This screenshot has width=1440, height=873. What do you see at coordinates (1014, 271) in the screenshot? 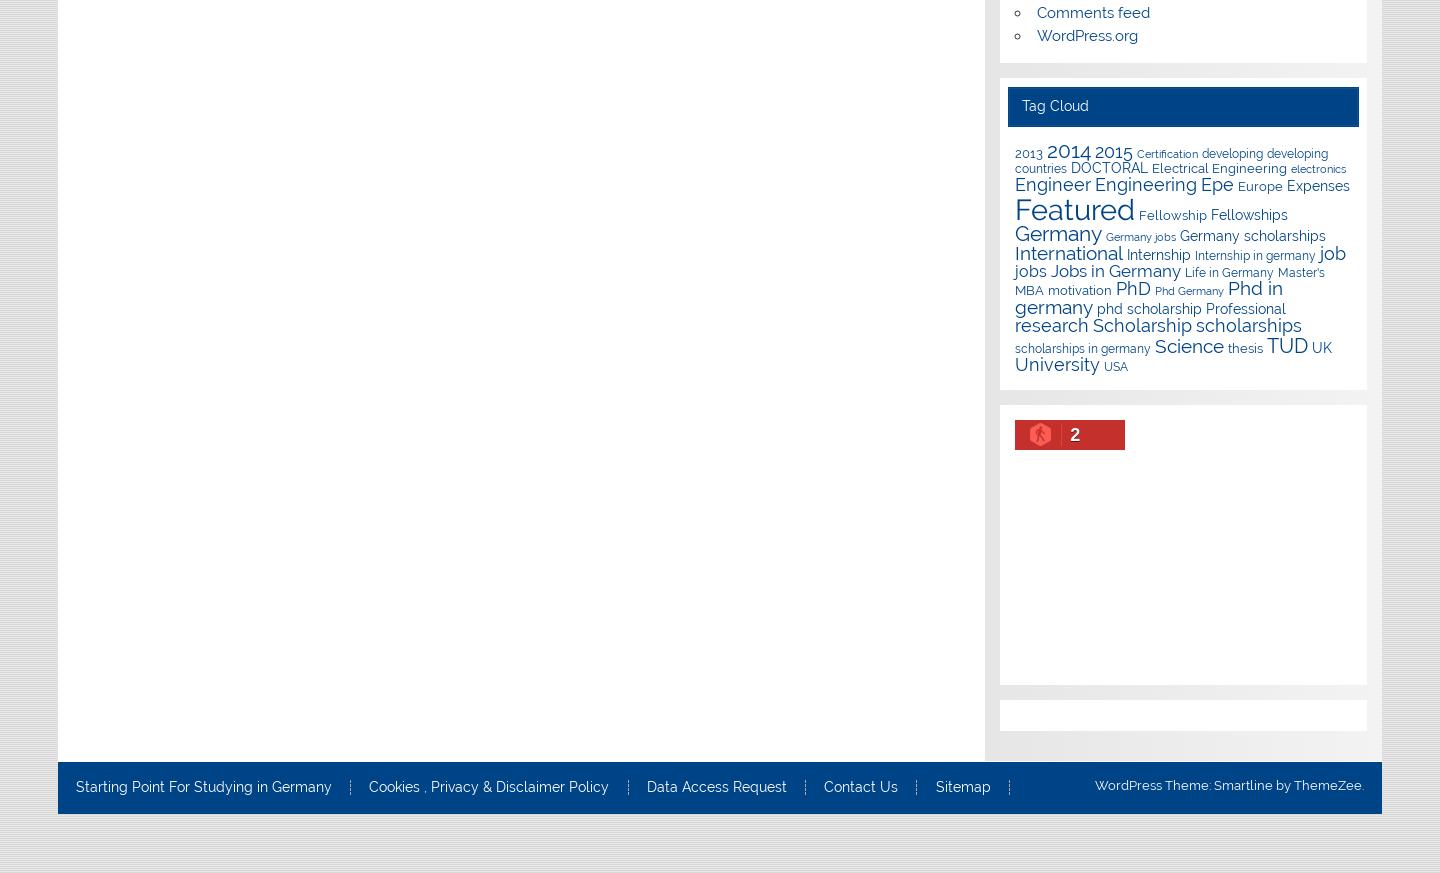
I see `'jobs'` at bounding box center [1014, 271].